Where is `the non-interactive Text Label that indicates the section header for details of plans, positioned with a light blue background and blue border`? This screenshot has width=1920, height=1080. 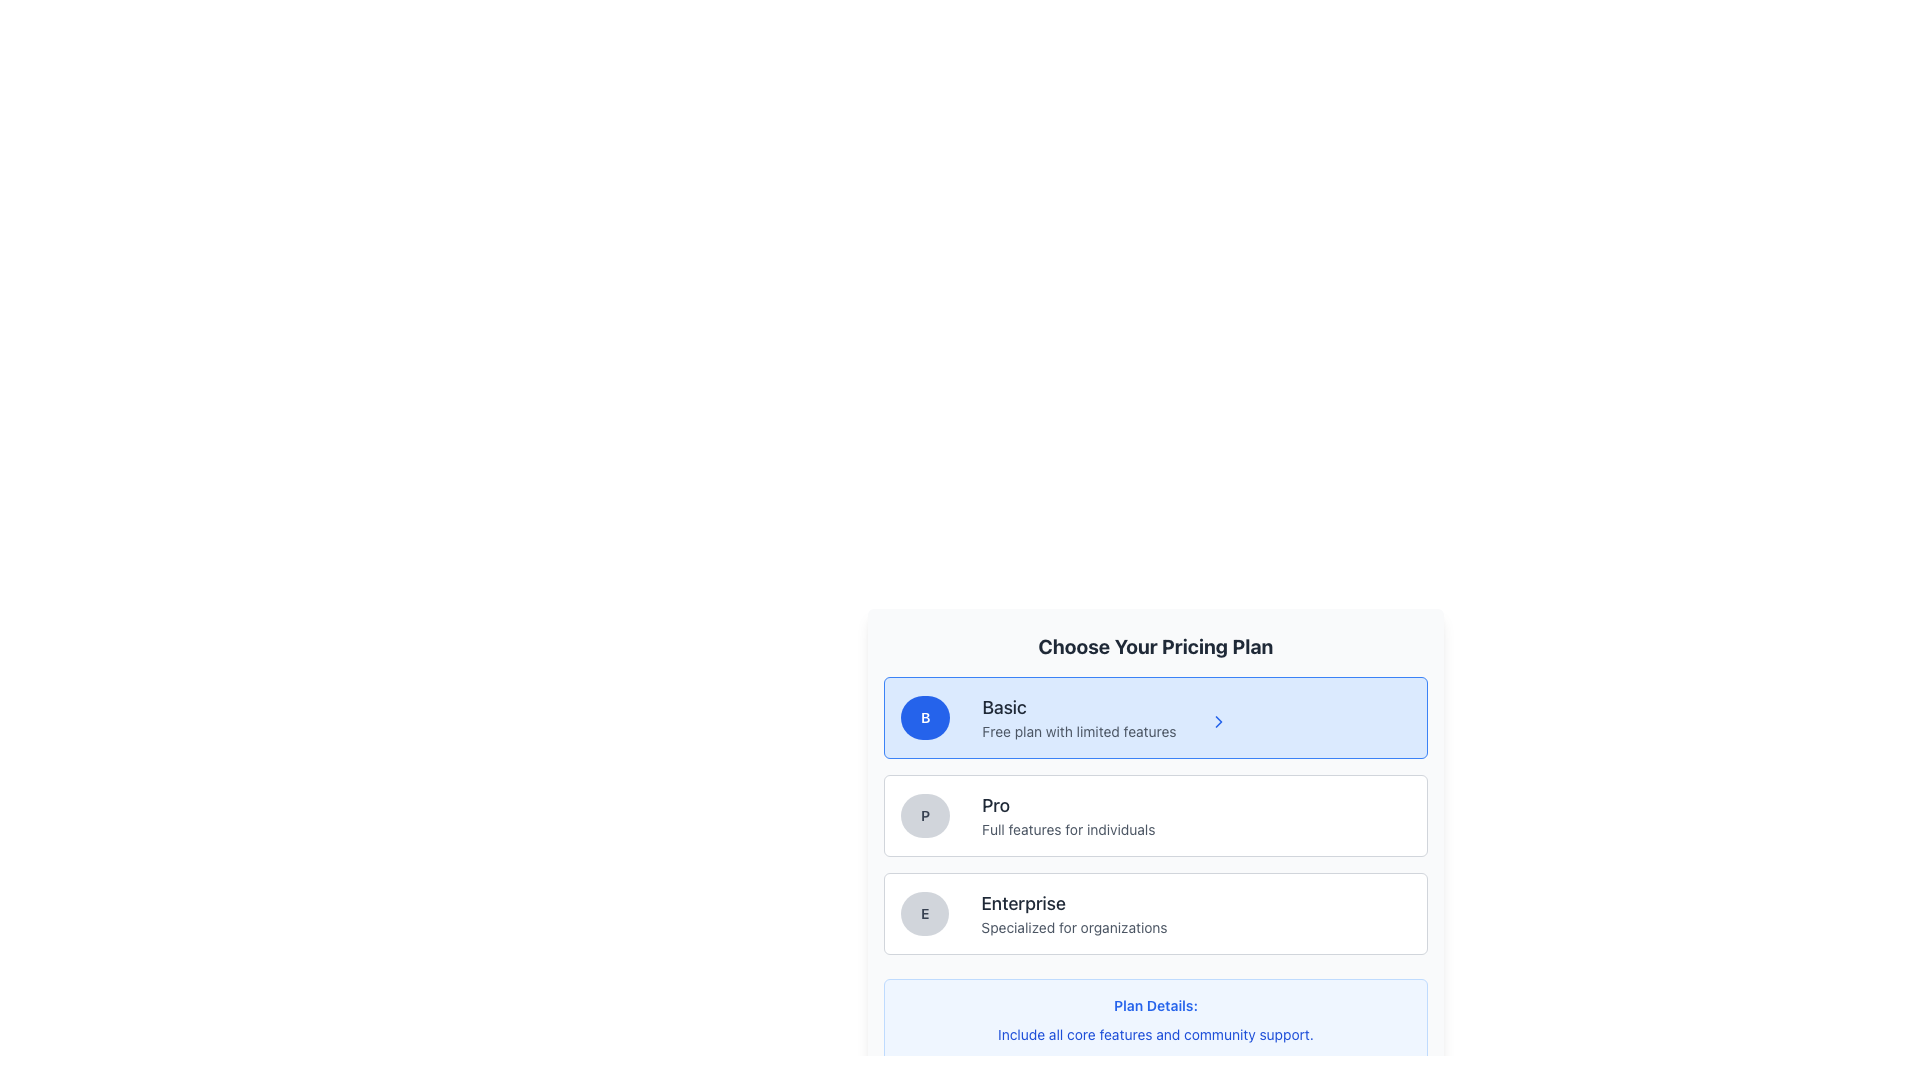
the non-interactive Text Label that indicates the section header for details of plans, positioned with a light blue background and blue border is located at coordinates (1156, 1006).